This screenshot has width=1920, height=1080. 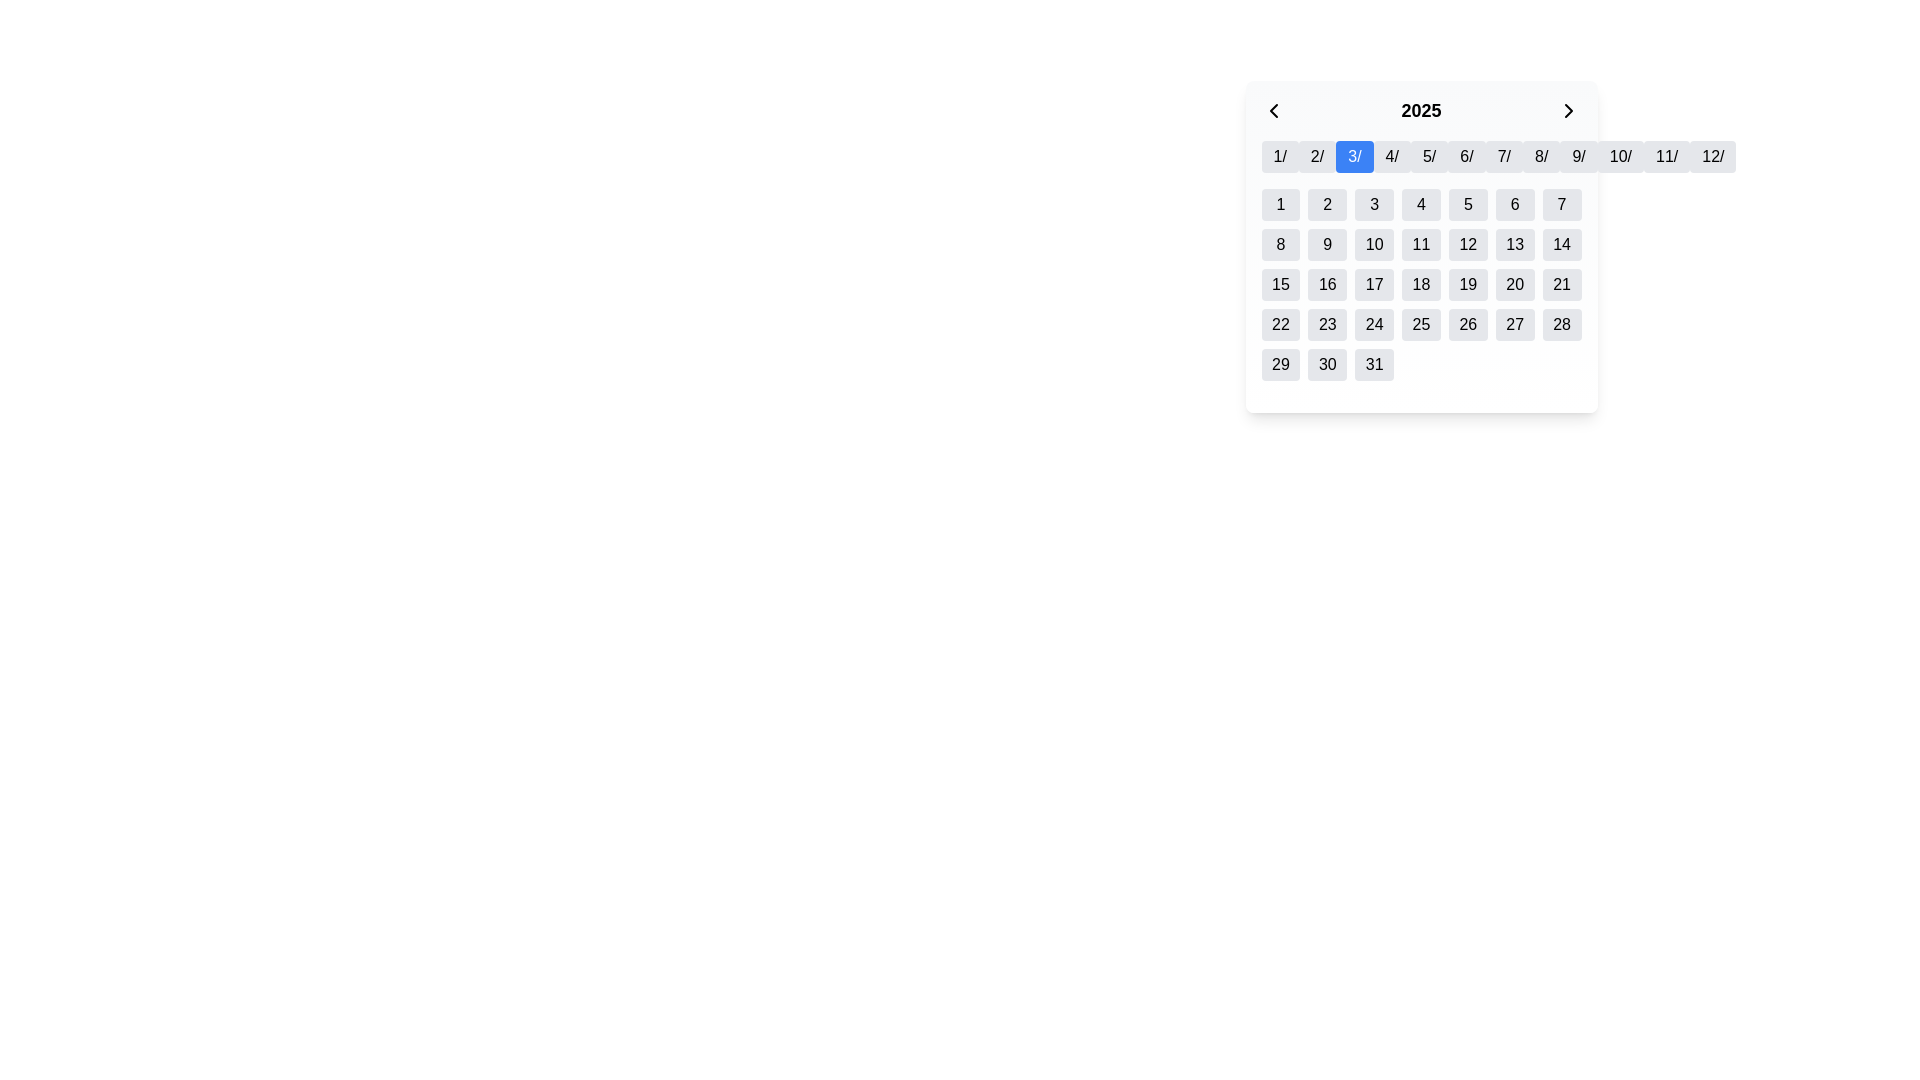 What do you see at coordinates (1372, 365) in the screenshot?
I see `on the interactive calendar cell located in the last column and fifth row of the March 2025 calendar` at bounding box center [1372, 365].